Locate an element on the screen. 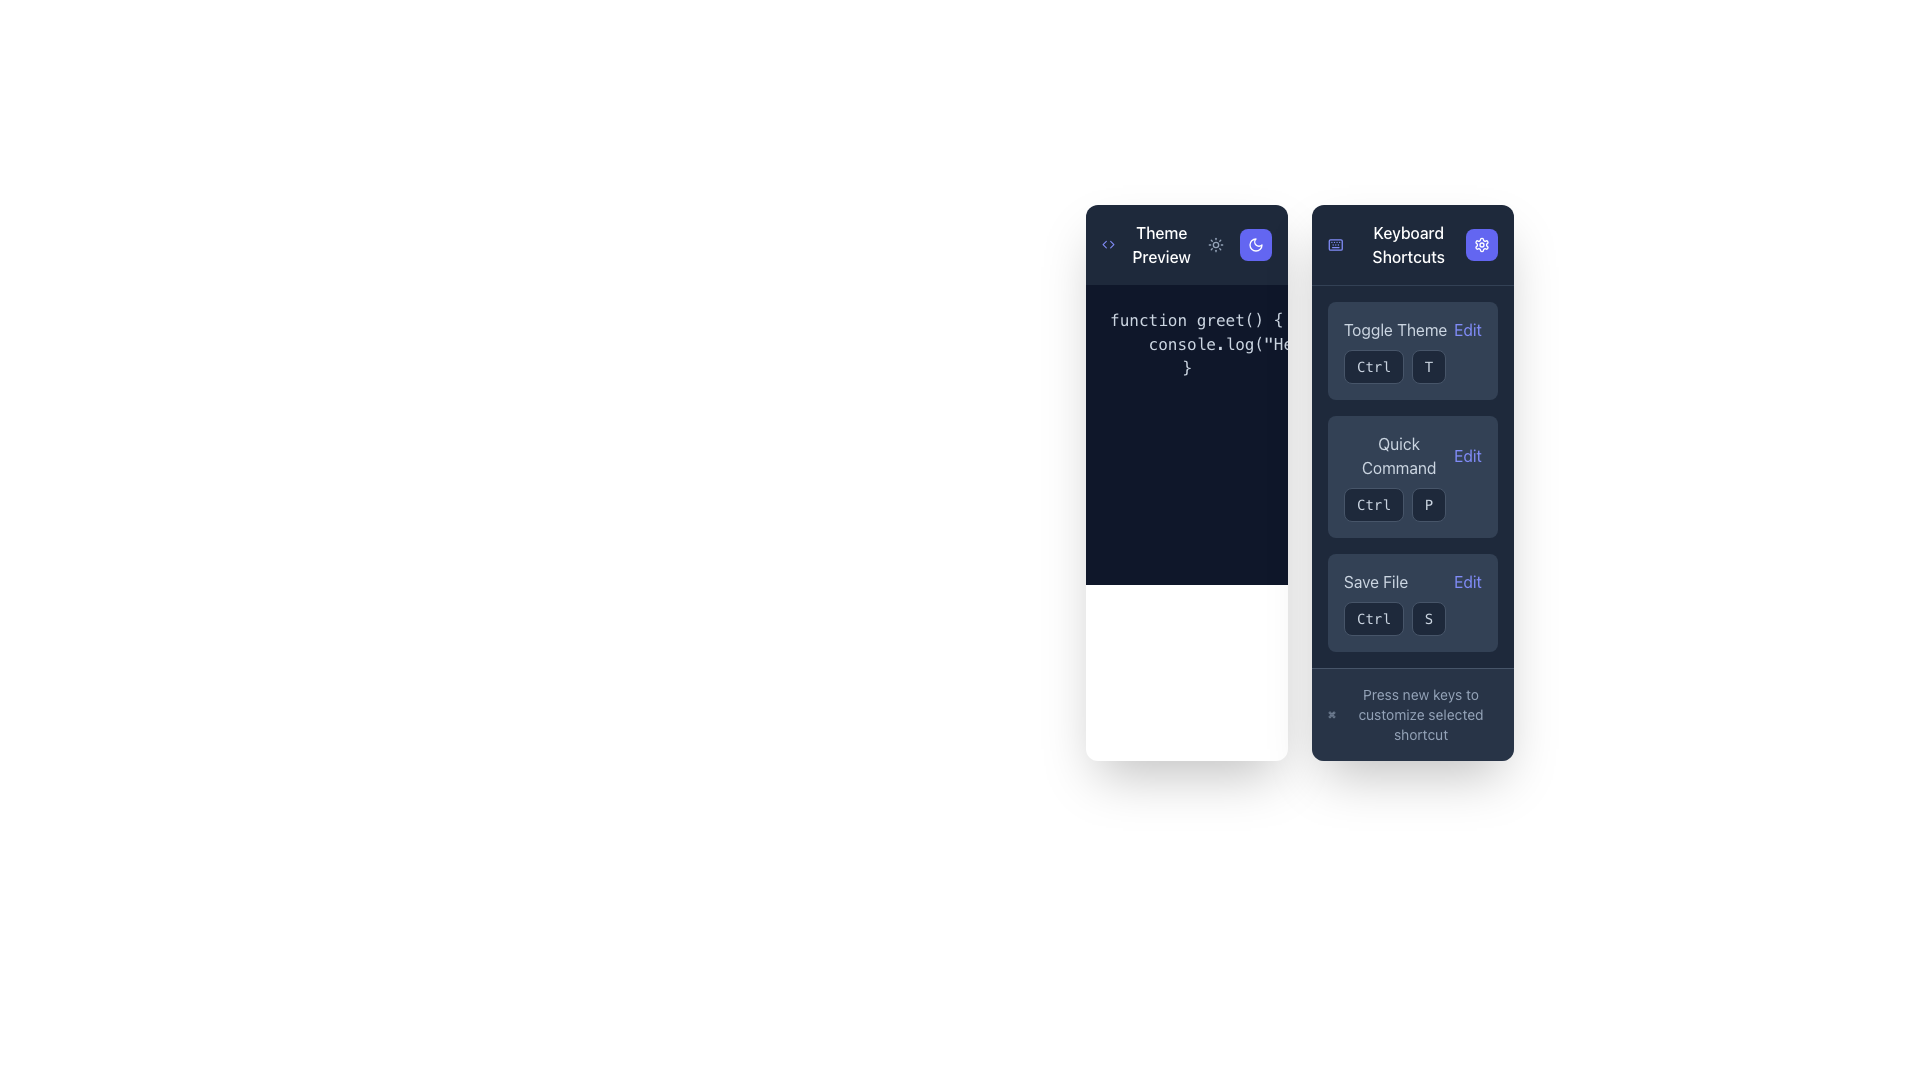 This screenshot has width=1920, height=1080. the 'T' key button, which is a small square button with rounded corners and a dark background, located in the 'Toggle Theme' row of the 'Keyboard Shortcuts' panel is located at coordinates (1427, 366).